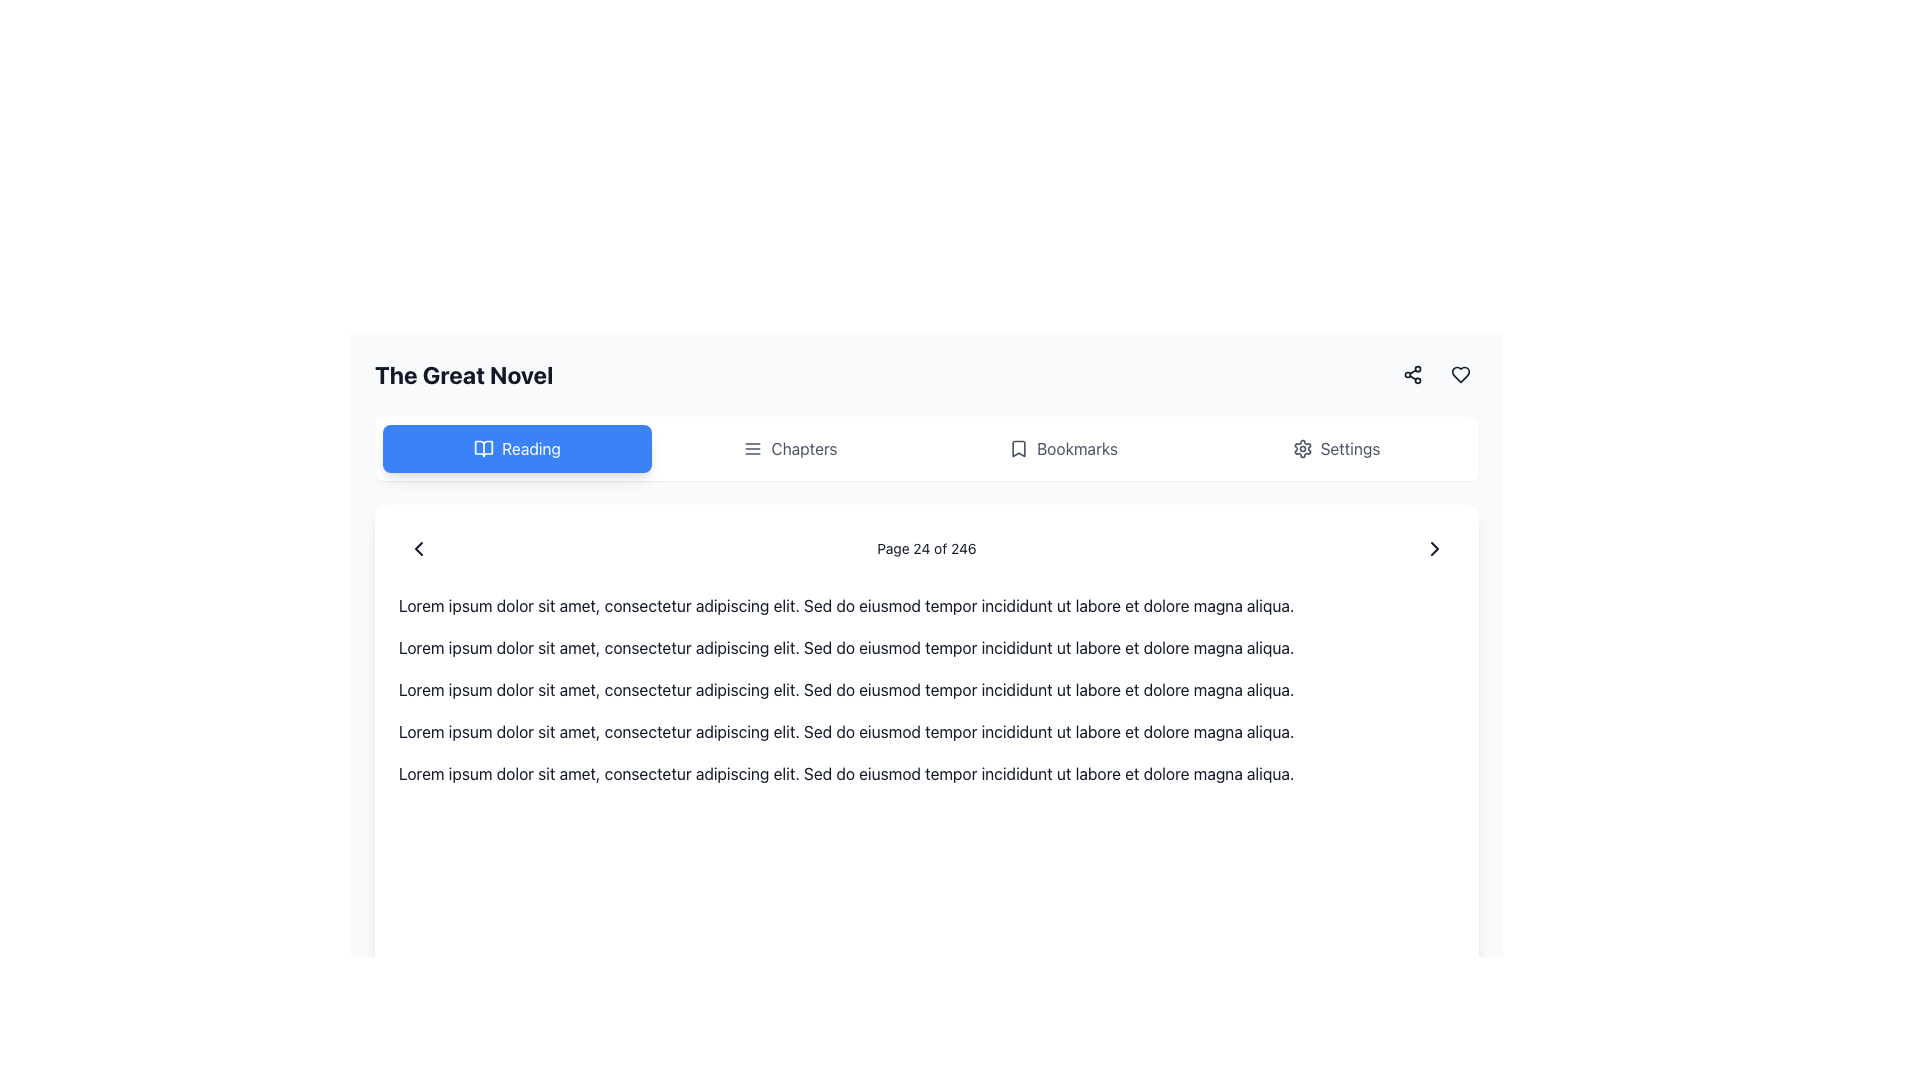  Describe the element at coordinates (417, 548) in the screenshot. I see `the leftmost chevron icon in the navigation bar` at that location.